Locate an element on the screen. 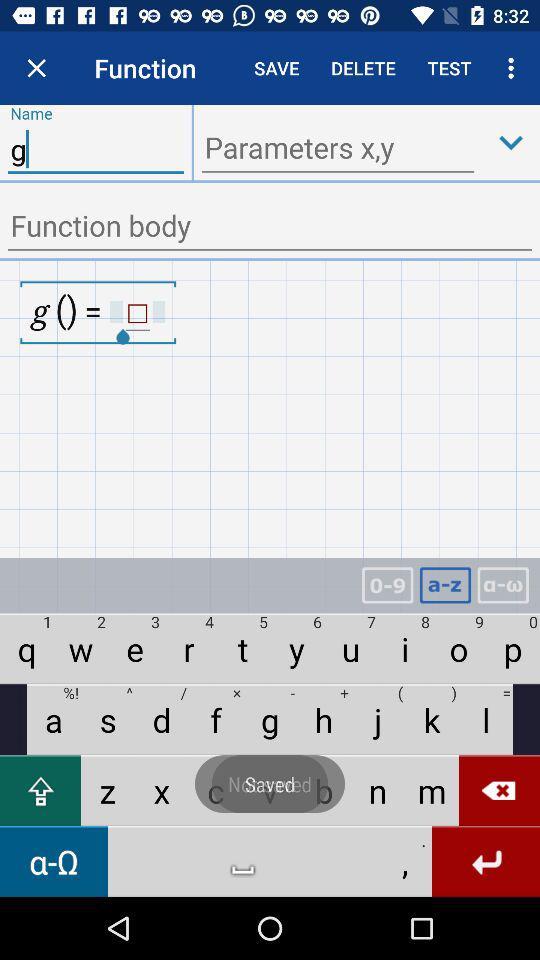 This screenshot has width=540, height=960. show more options is located at coordinates (511, 141).